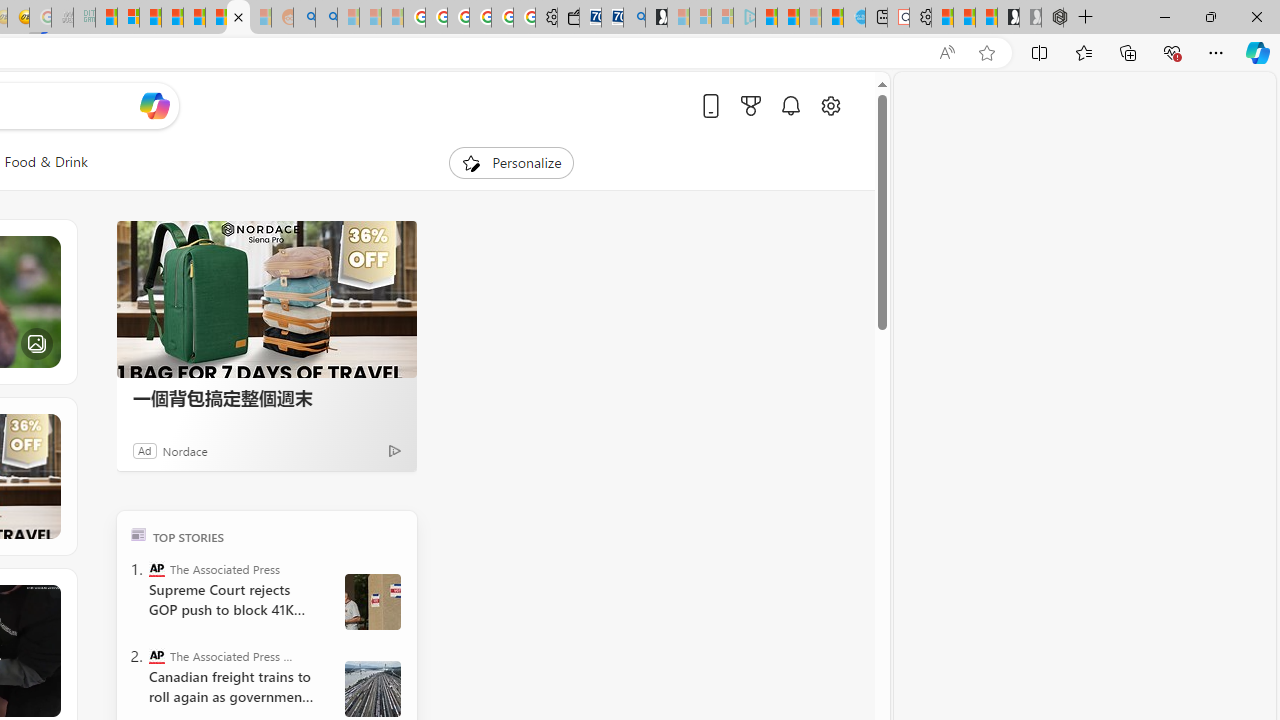  I want to click on 'Play Free Online Games | Games from Microsoft Start', so click(1008, 17).